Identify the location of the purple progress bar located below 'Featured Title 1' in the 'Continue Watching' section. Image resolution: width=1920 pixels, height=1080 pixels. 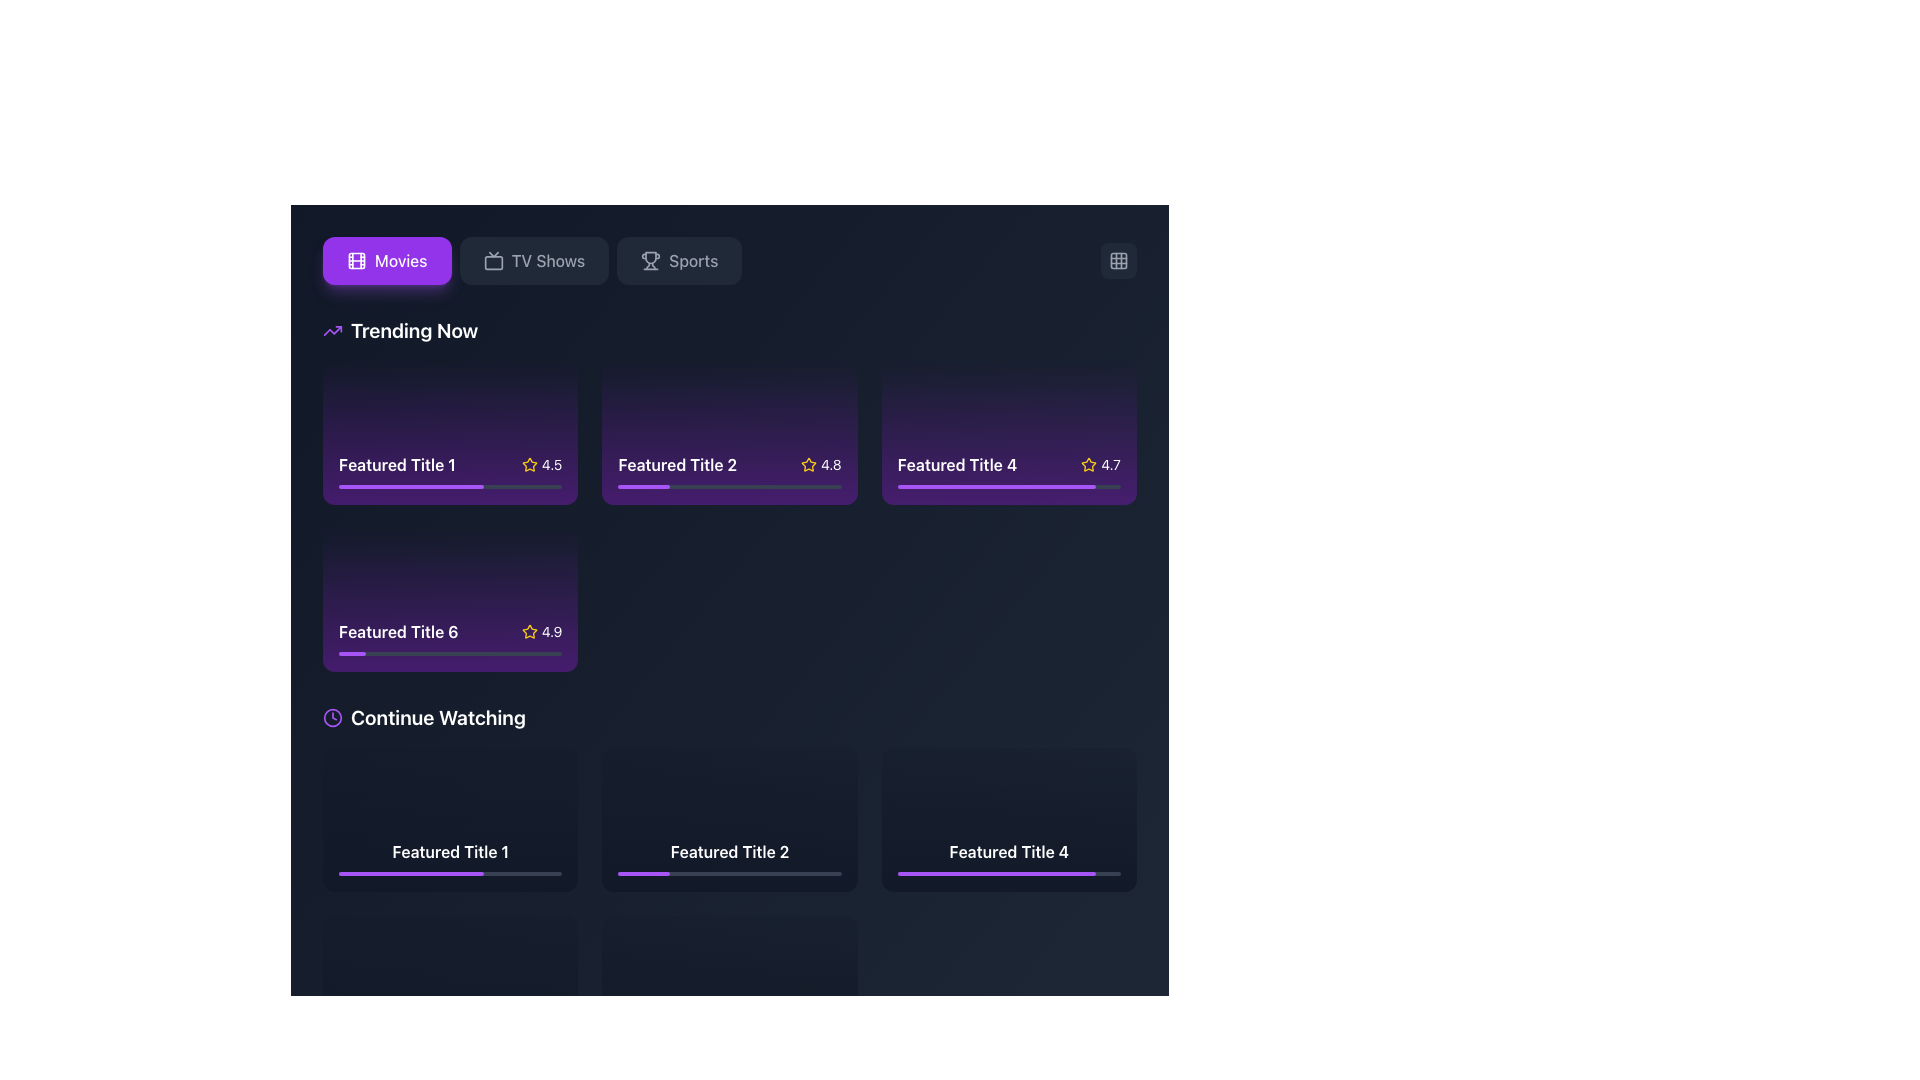
(389, 1040).